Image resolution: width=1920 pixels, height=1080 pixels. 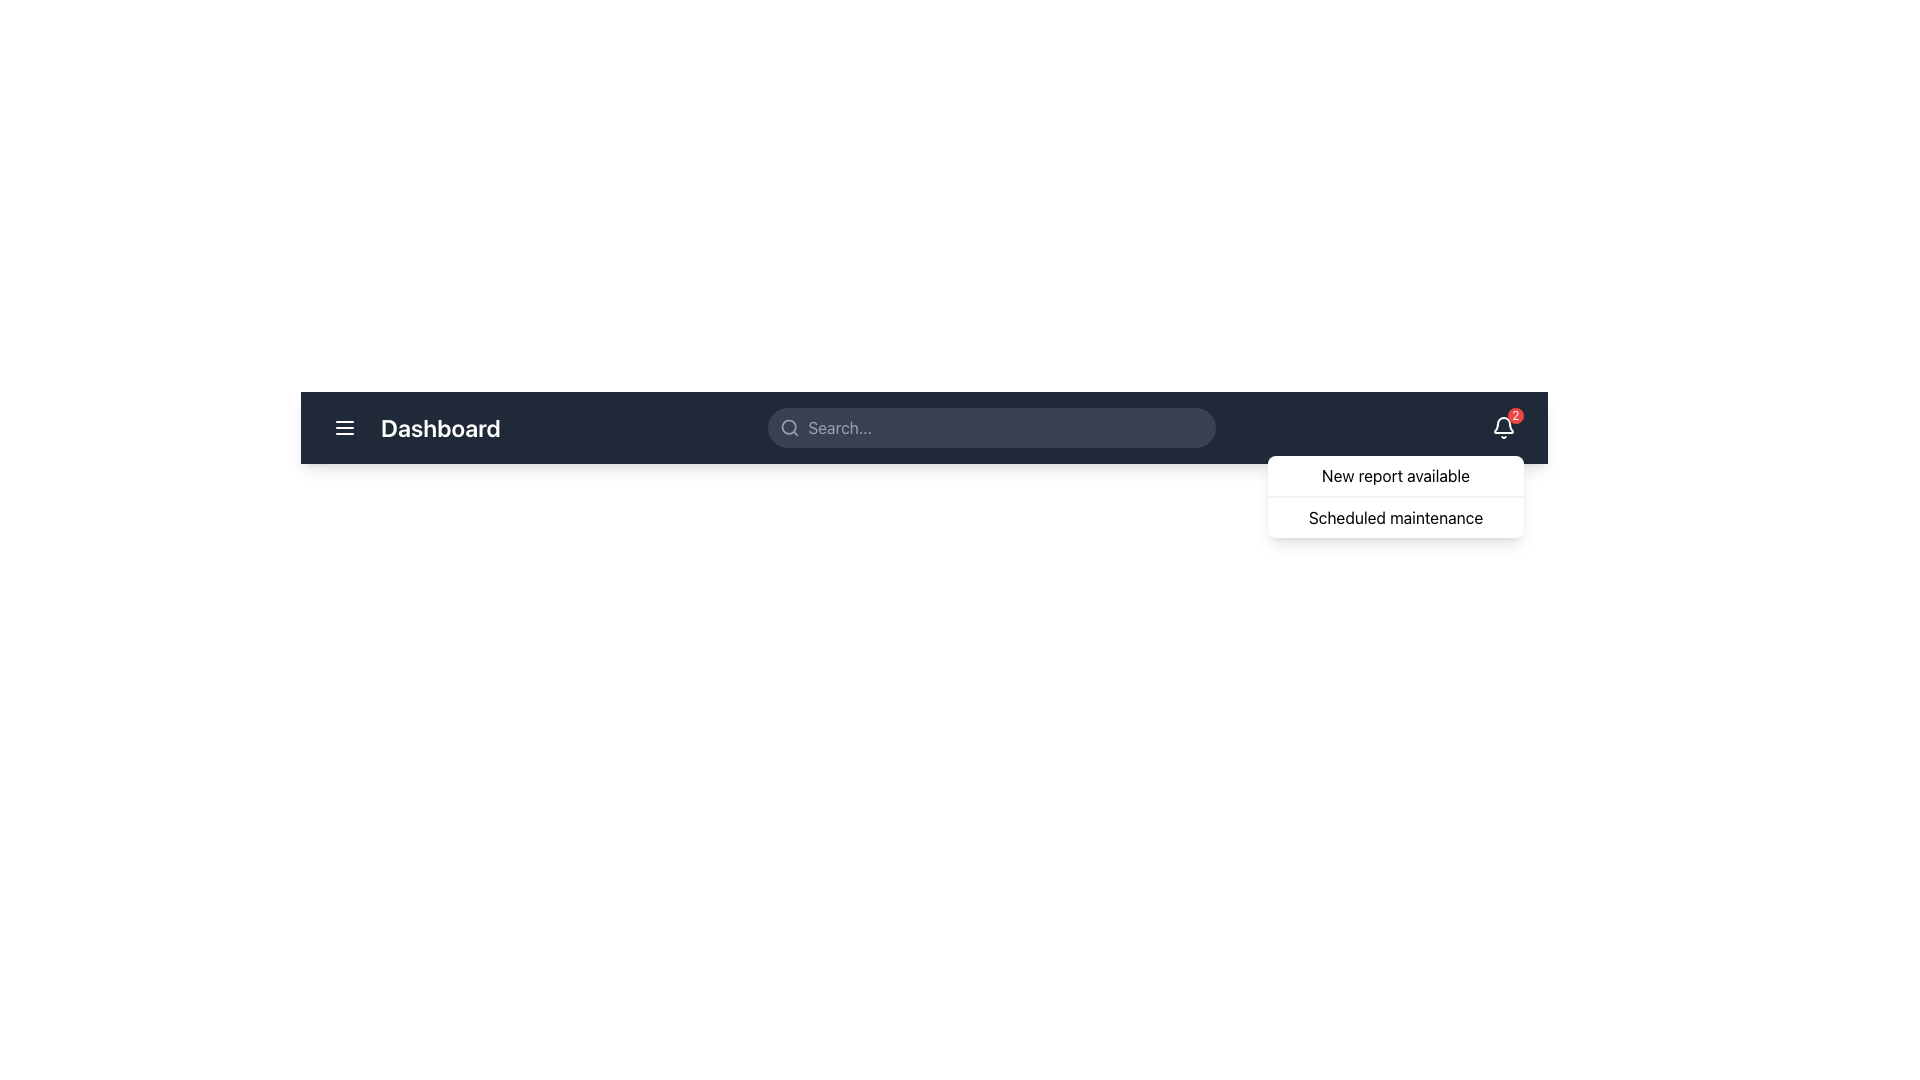 What do you see at coordinates (1395, 515) in the screenshot?
I see `the static text label that informs the user about a scheduled maintenance event, located below the 'New report available' label within the dropdown menu` at bounding box center [1395, 515].